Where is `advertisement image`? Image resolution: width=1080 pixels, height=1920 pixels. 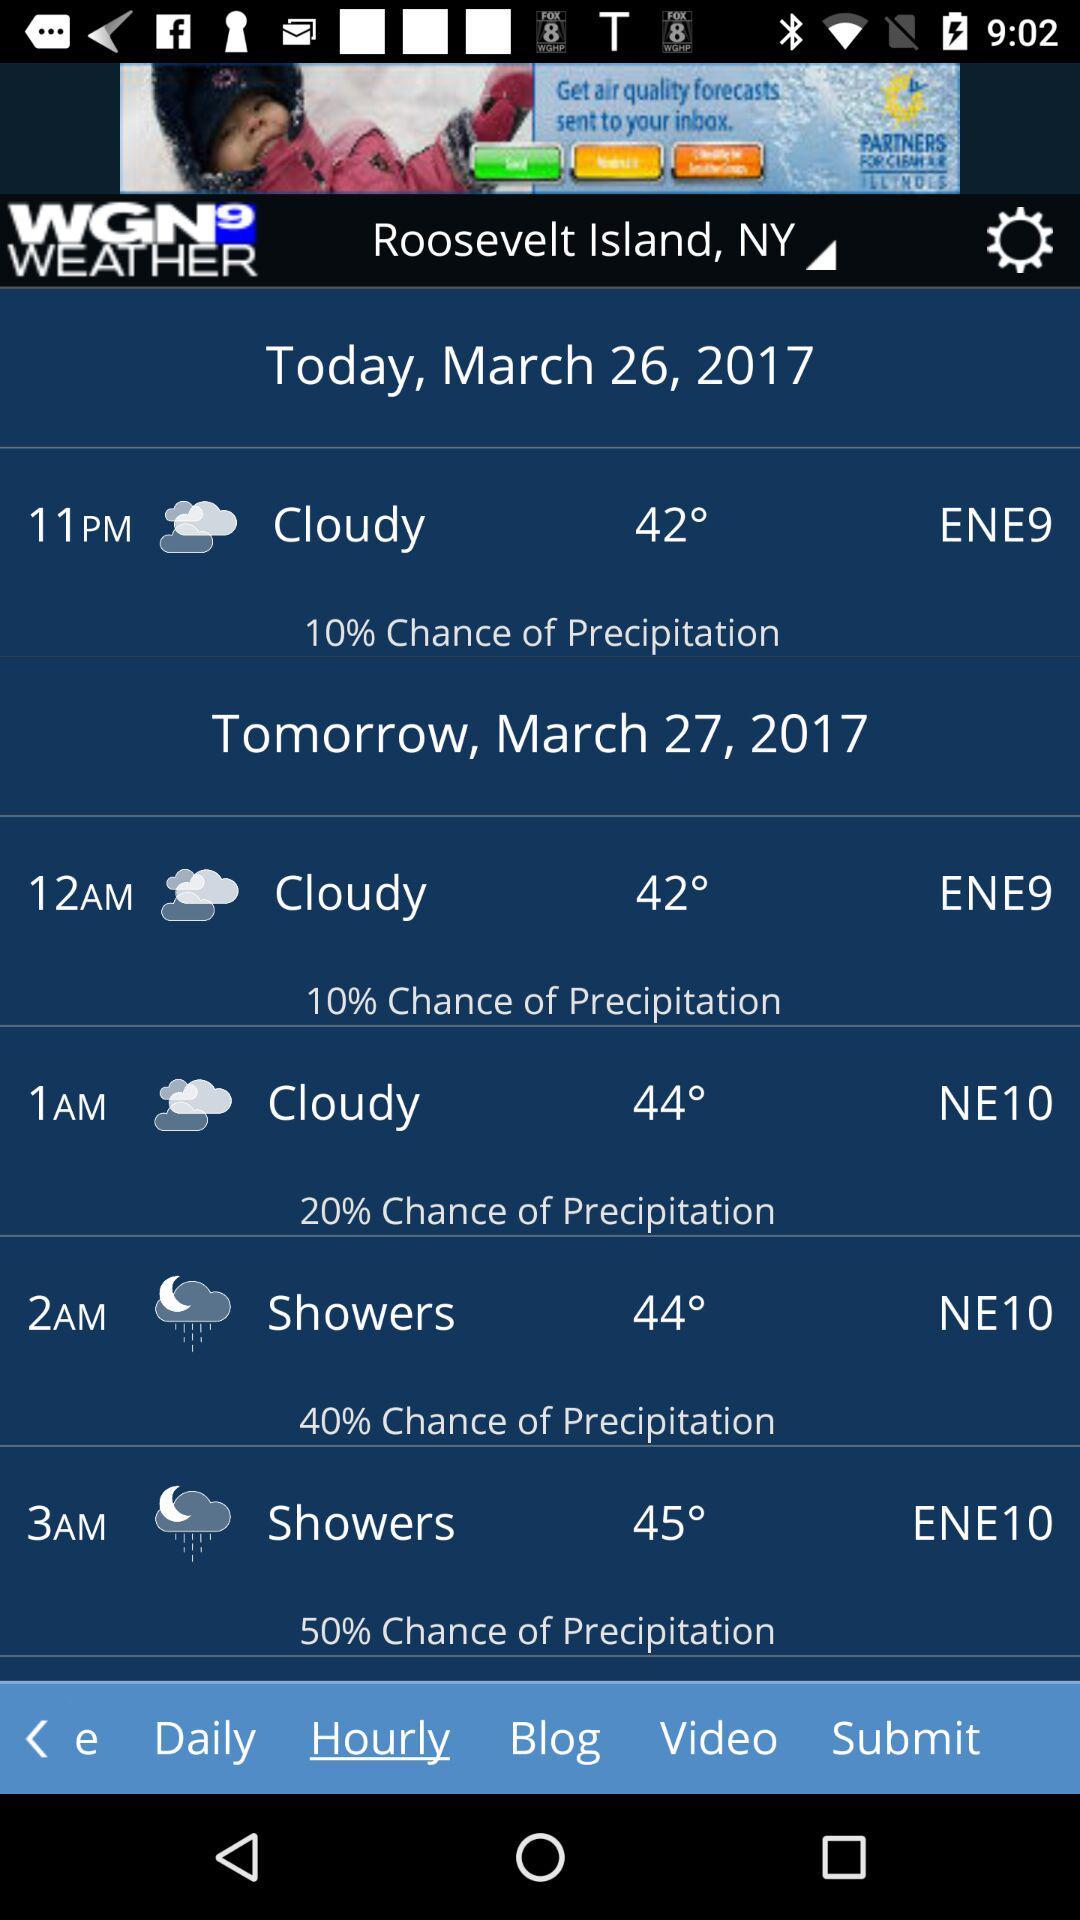 advertisement image is located at coordinates (540, 127).